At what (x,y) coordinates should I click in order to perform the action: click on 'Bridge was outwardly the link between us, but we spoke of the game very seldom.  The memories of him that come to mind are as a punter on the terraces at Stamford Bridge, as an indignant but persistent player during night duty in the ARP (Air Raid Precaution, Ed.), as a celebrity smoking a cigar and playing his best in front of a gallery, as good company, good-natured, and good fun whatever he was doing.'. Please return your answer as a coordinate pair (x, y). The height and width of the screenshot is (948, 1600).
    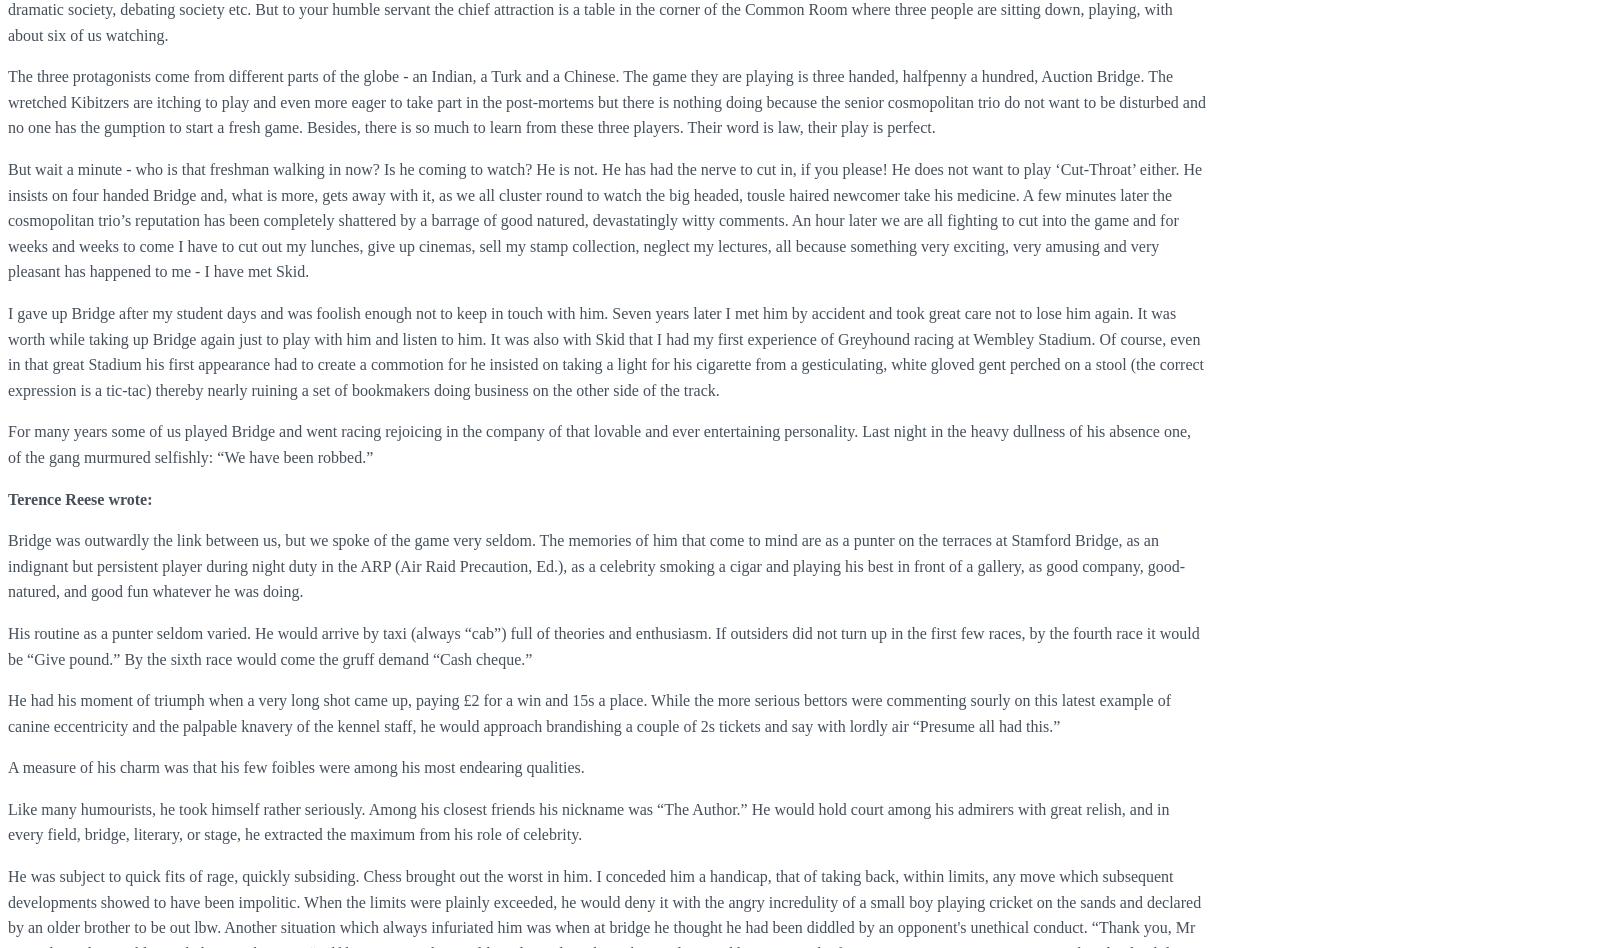
    Looking at the image, I should click on (595, 565).